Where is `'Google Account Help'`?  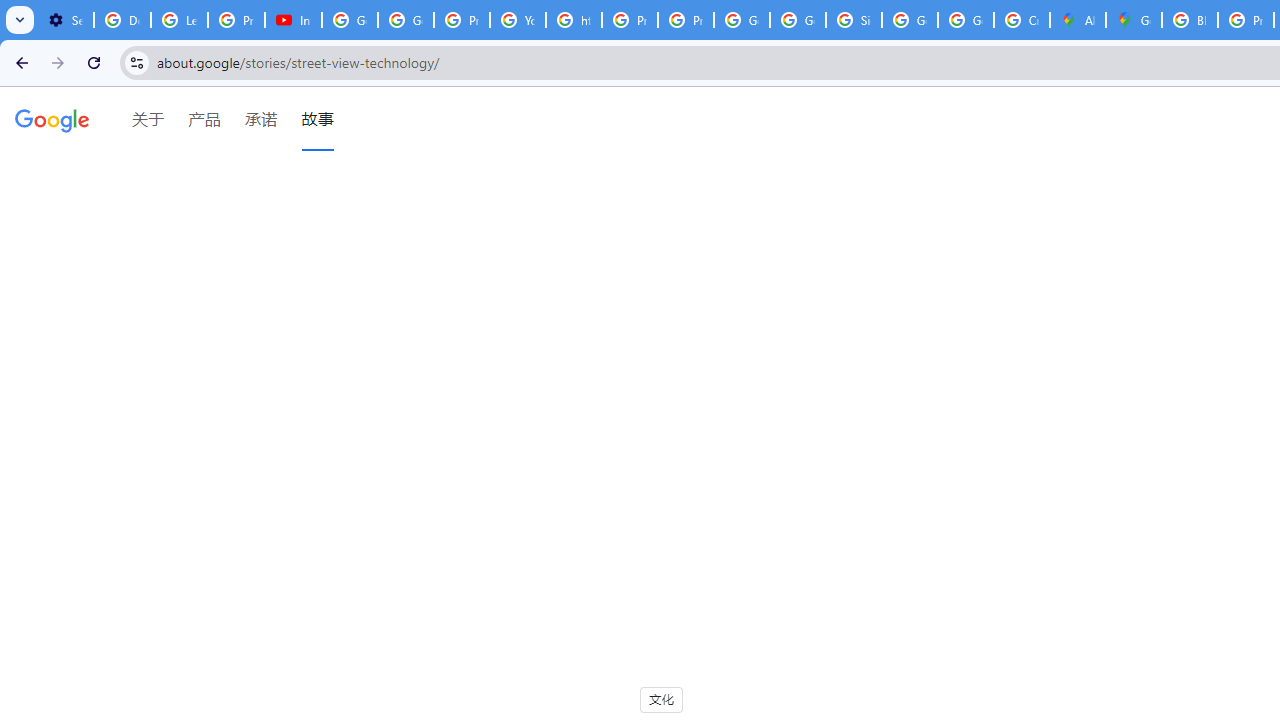
'Google Account Help' is located at coordinates (350, 20).